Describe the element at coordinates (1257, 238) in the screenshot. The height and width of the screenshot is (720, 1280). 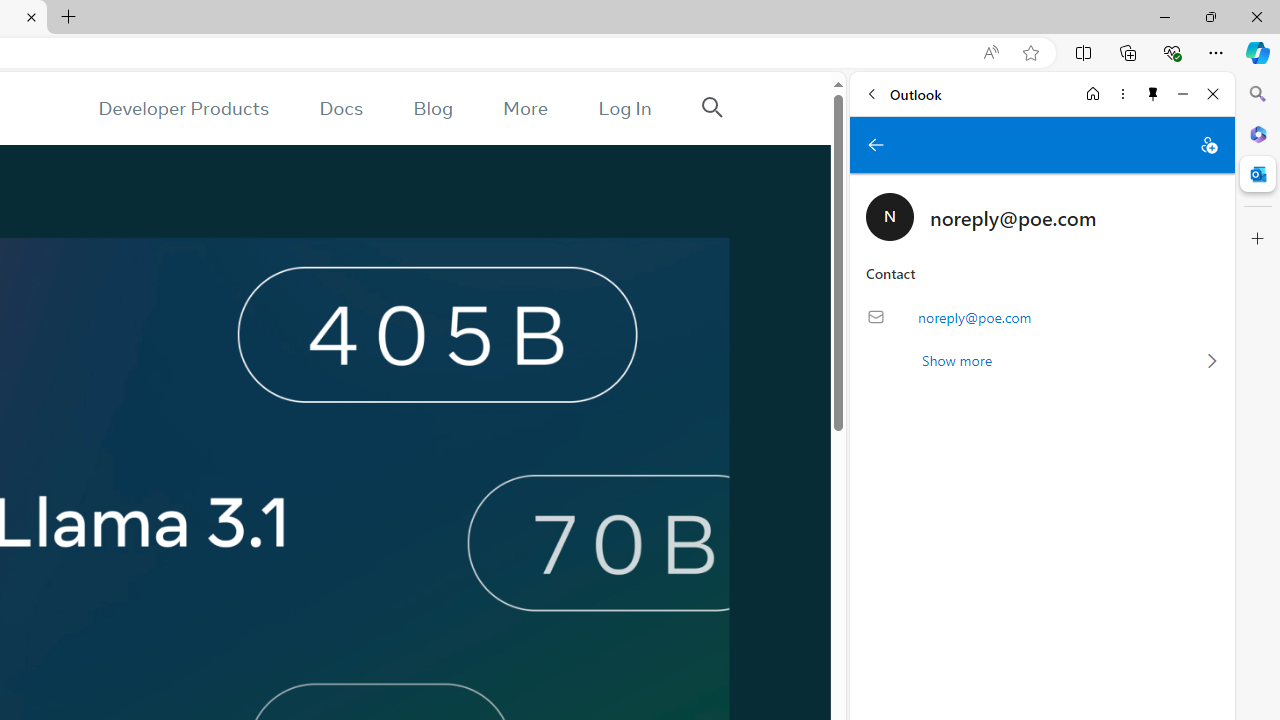
I see `'Customize'` at that location.